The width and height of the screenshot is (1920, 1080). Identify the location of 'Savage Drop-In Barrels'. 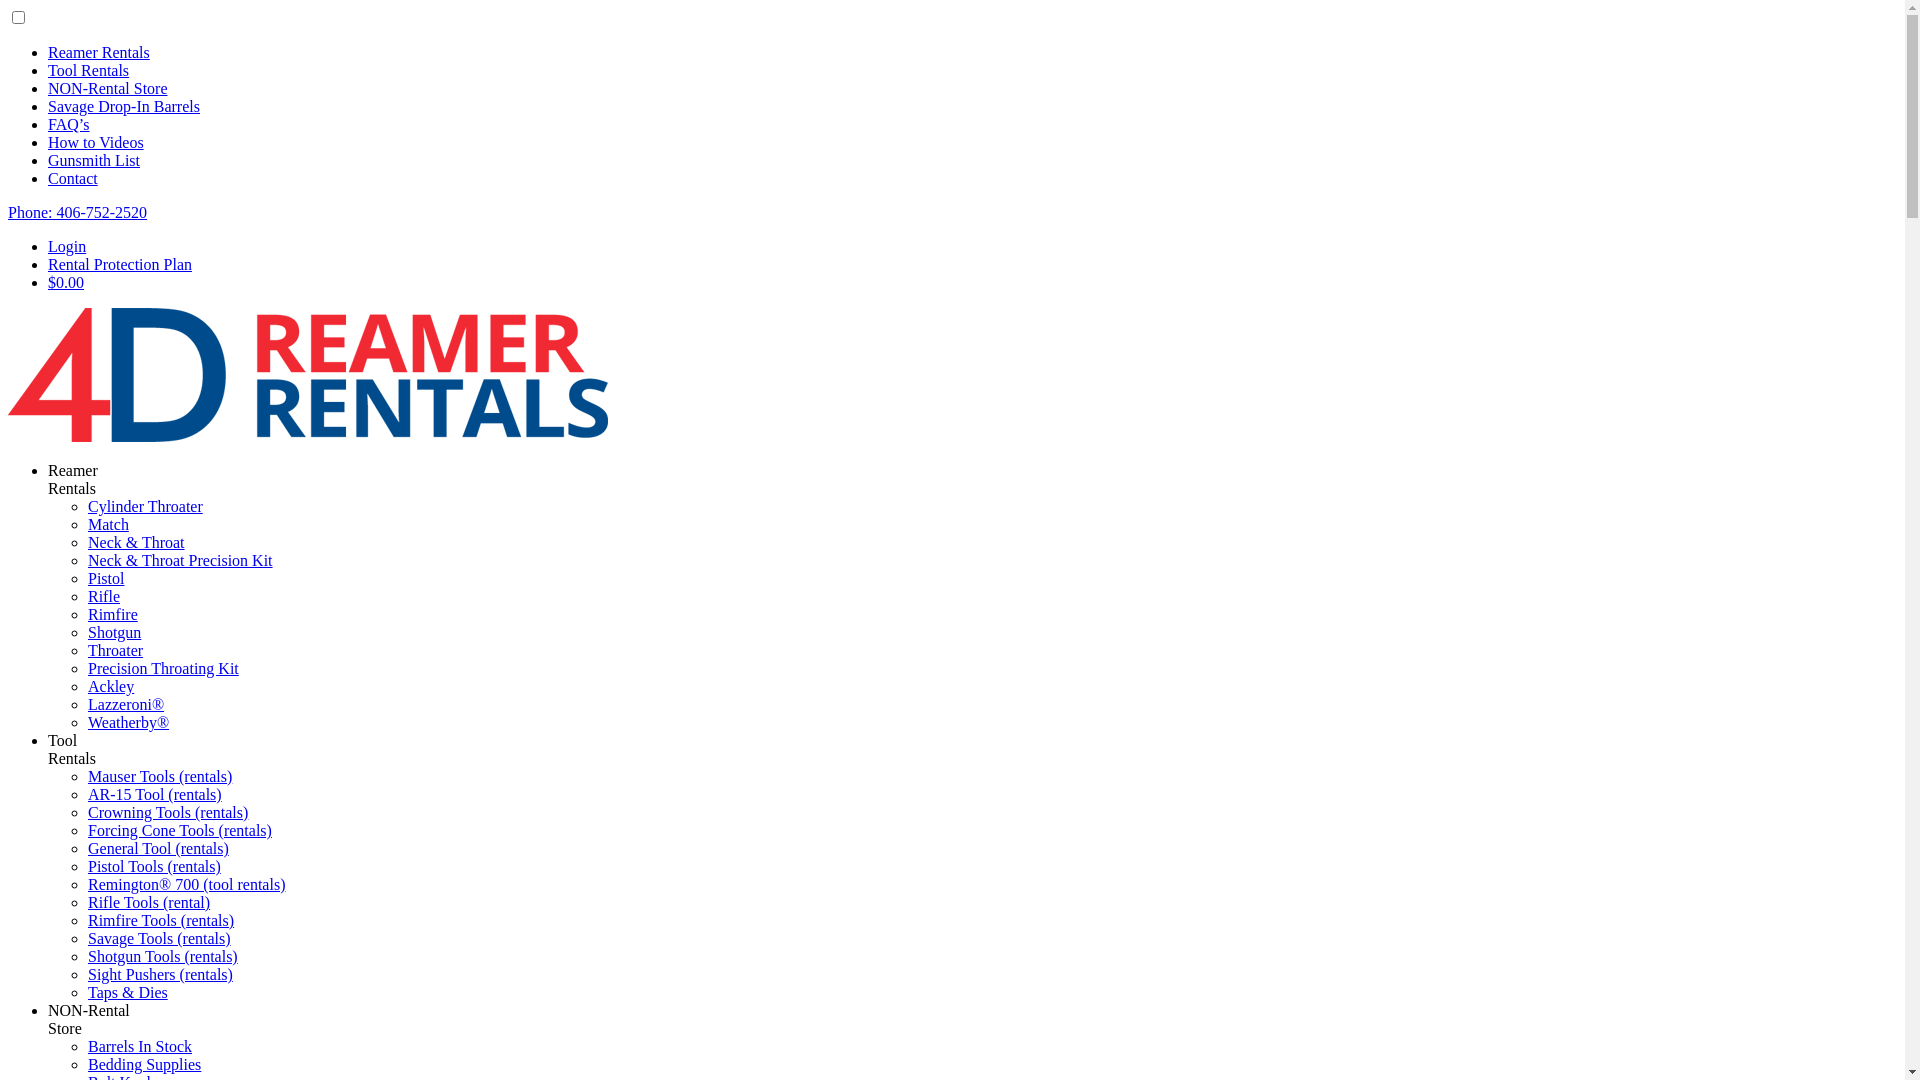
(123, 106).